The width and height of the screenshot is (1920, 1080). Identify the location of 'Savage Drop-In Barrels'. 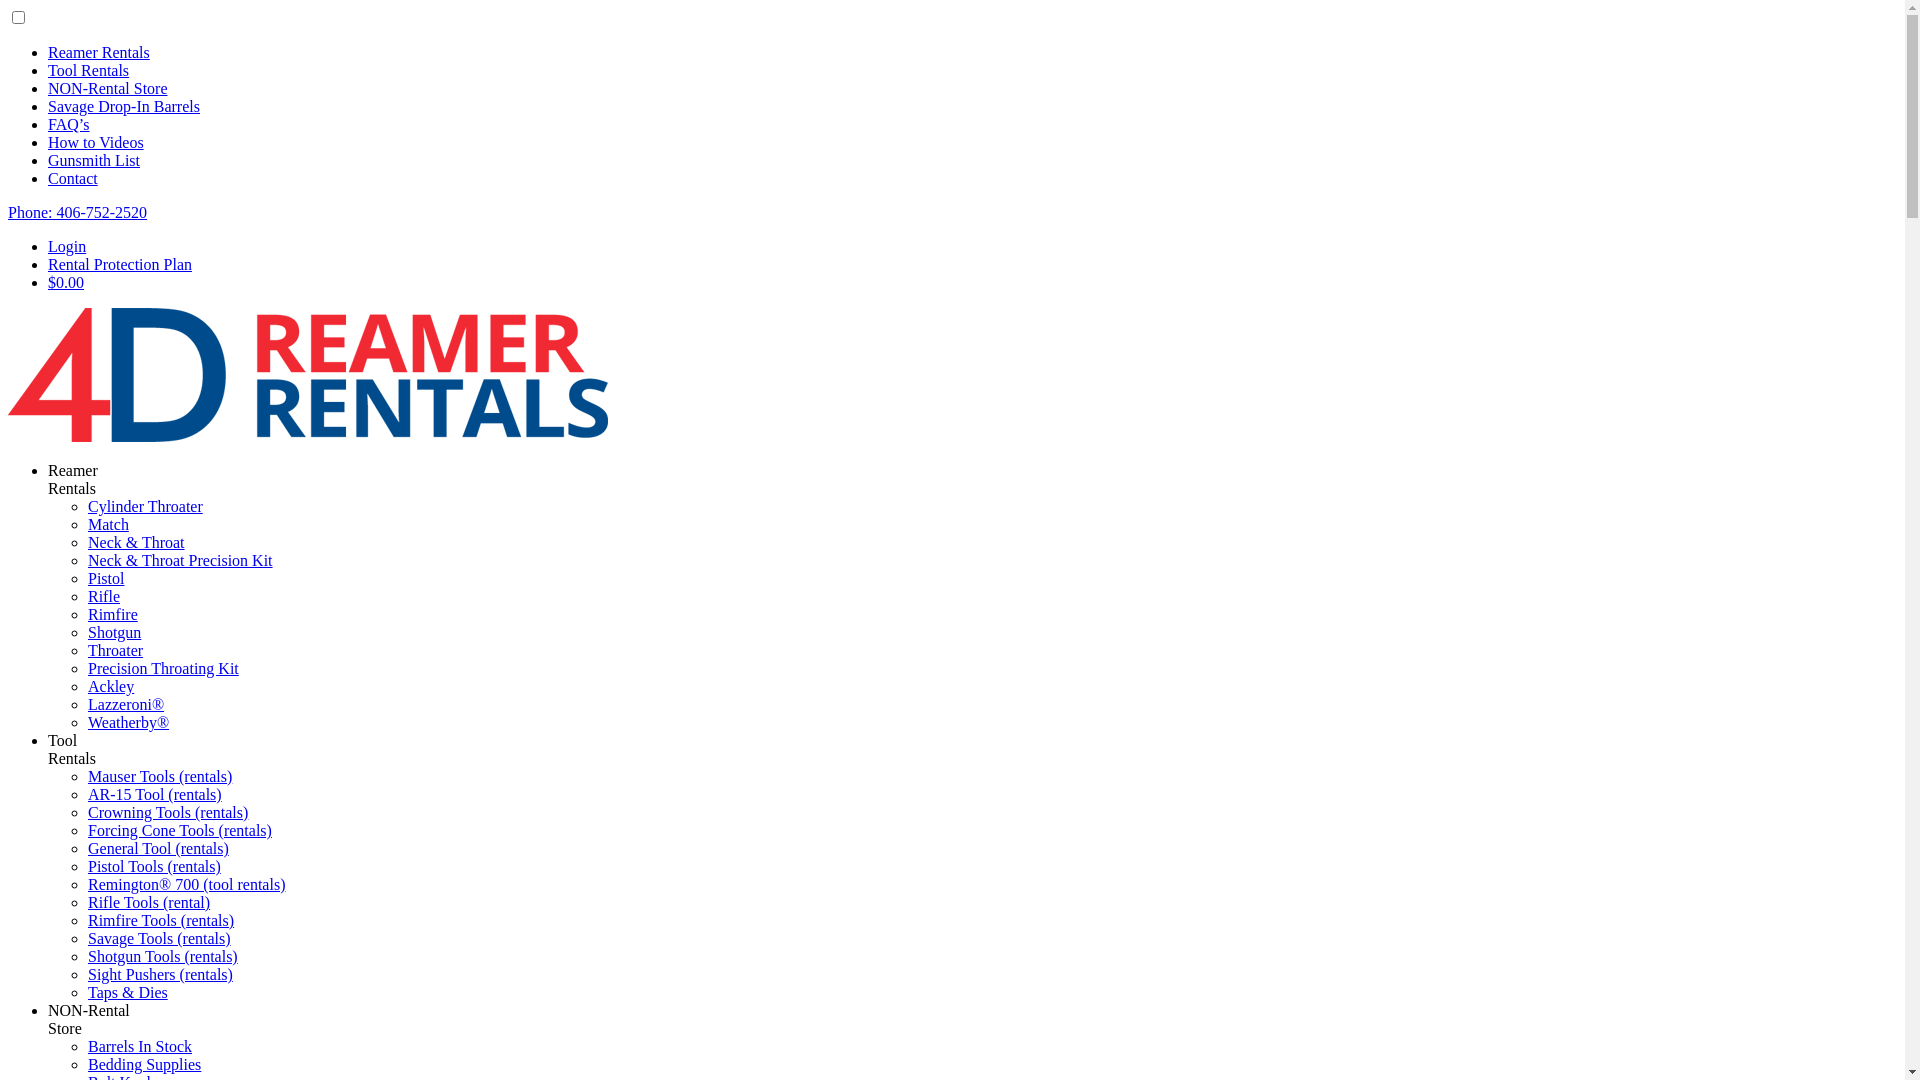
(123, 106).